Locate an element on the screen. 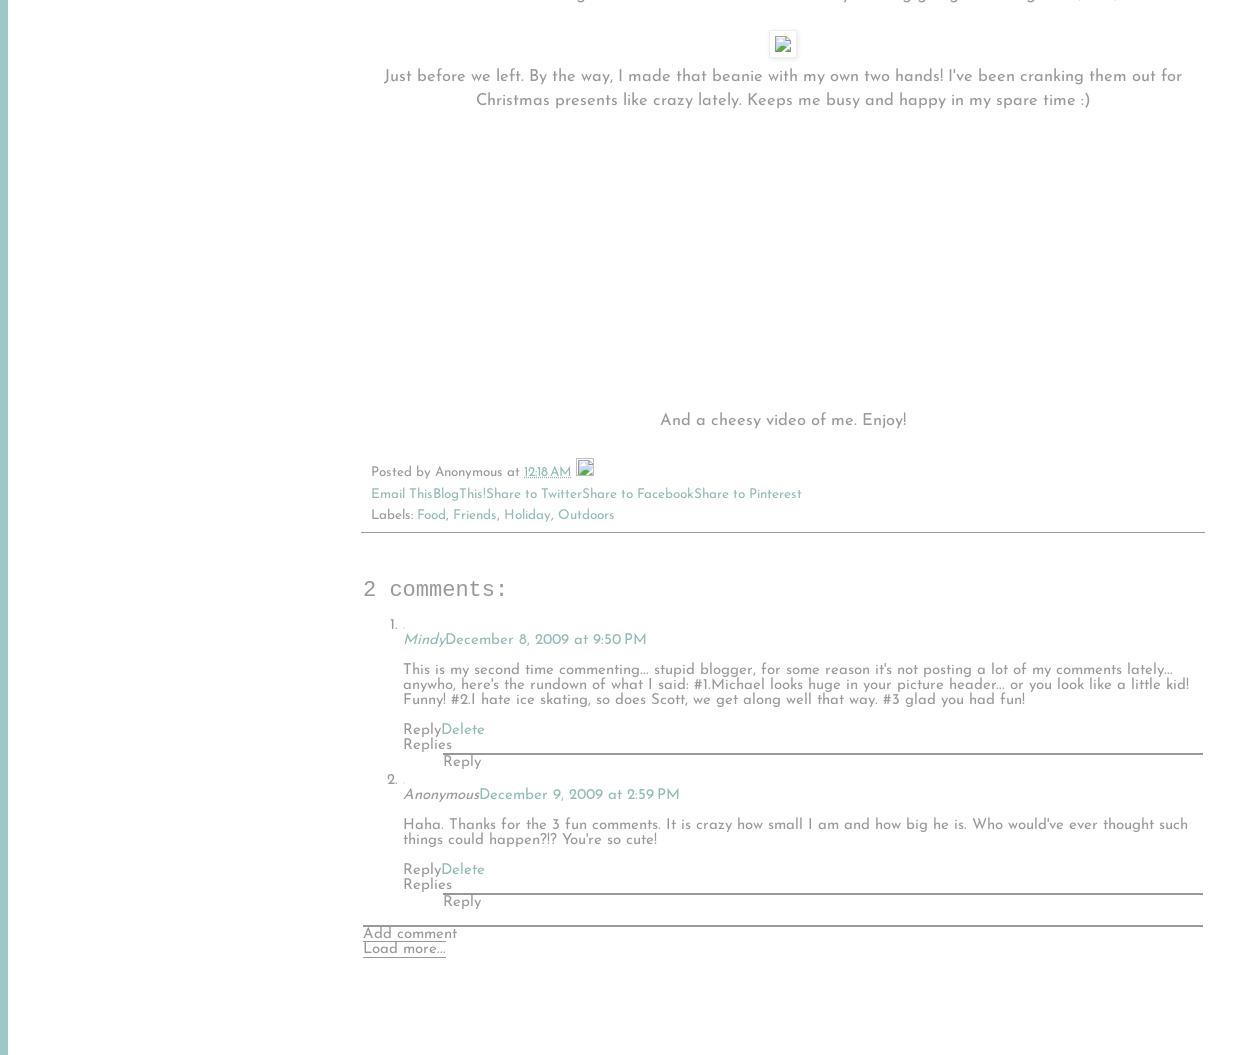  'This is my second time commenting... stupid blogger, for some reason it's not posting a lot of my comments lately... anywho, here's the rundown of what I said: #1.Michael looks huge in your picture header... or you look like a little kid! Funny! #2.I hate ice skating, so does Scott, we get along well that way. #3 glad you had fun!' is located at coordinates (796, 683).